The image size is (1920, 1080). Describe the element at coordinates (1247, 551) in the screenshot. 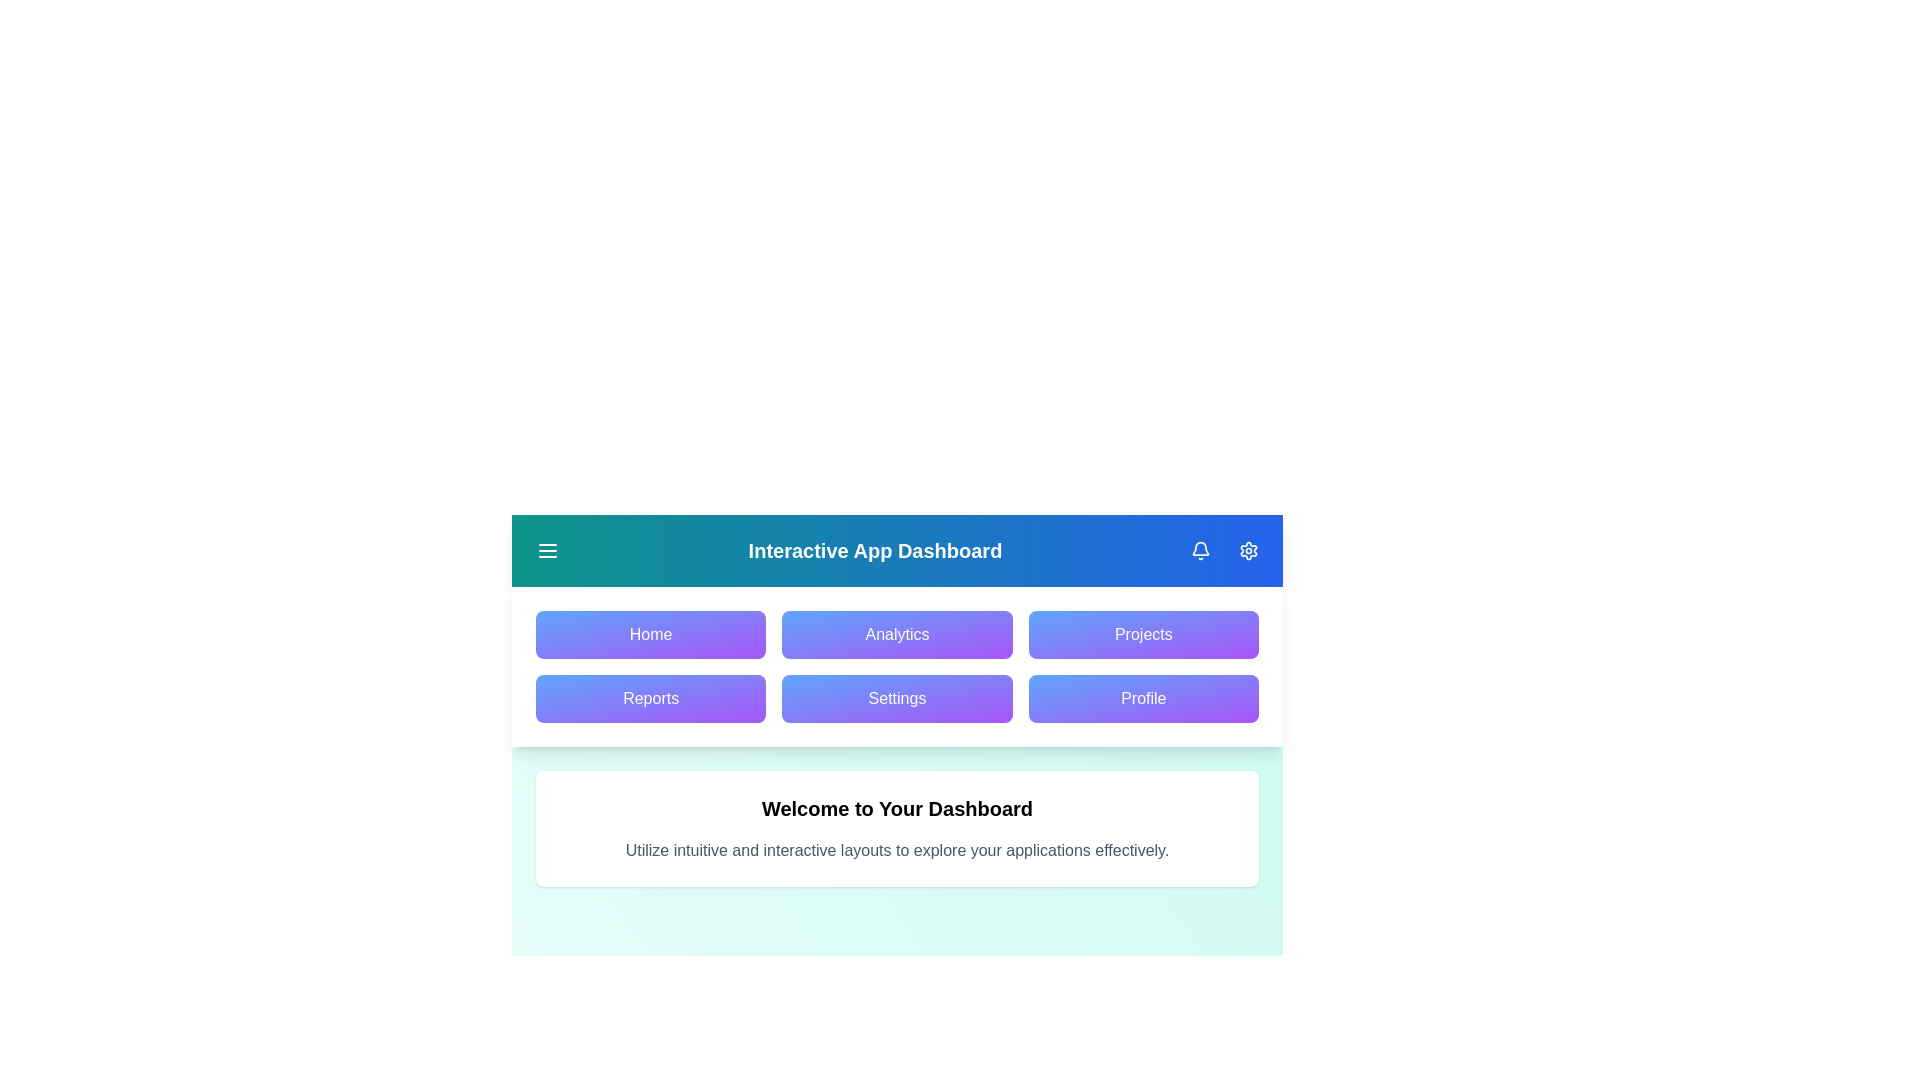

I see `the settings button in the app bar` at that location.